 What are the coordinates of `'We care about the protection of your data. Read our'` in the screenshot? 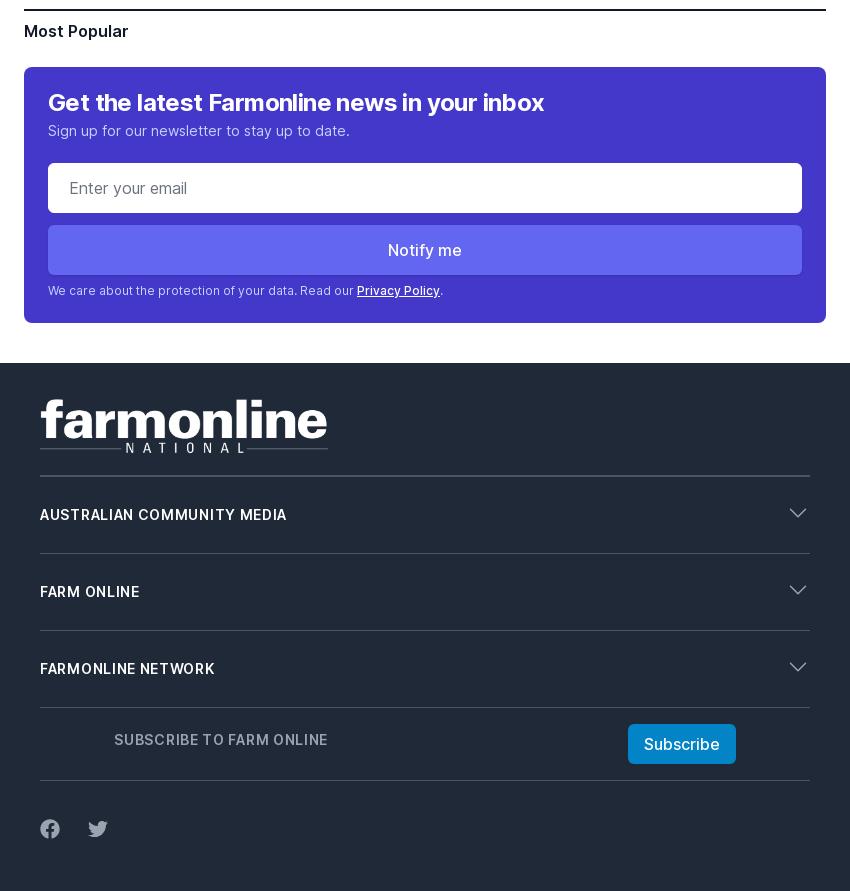 It's located at (200, 288).